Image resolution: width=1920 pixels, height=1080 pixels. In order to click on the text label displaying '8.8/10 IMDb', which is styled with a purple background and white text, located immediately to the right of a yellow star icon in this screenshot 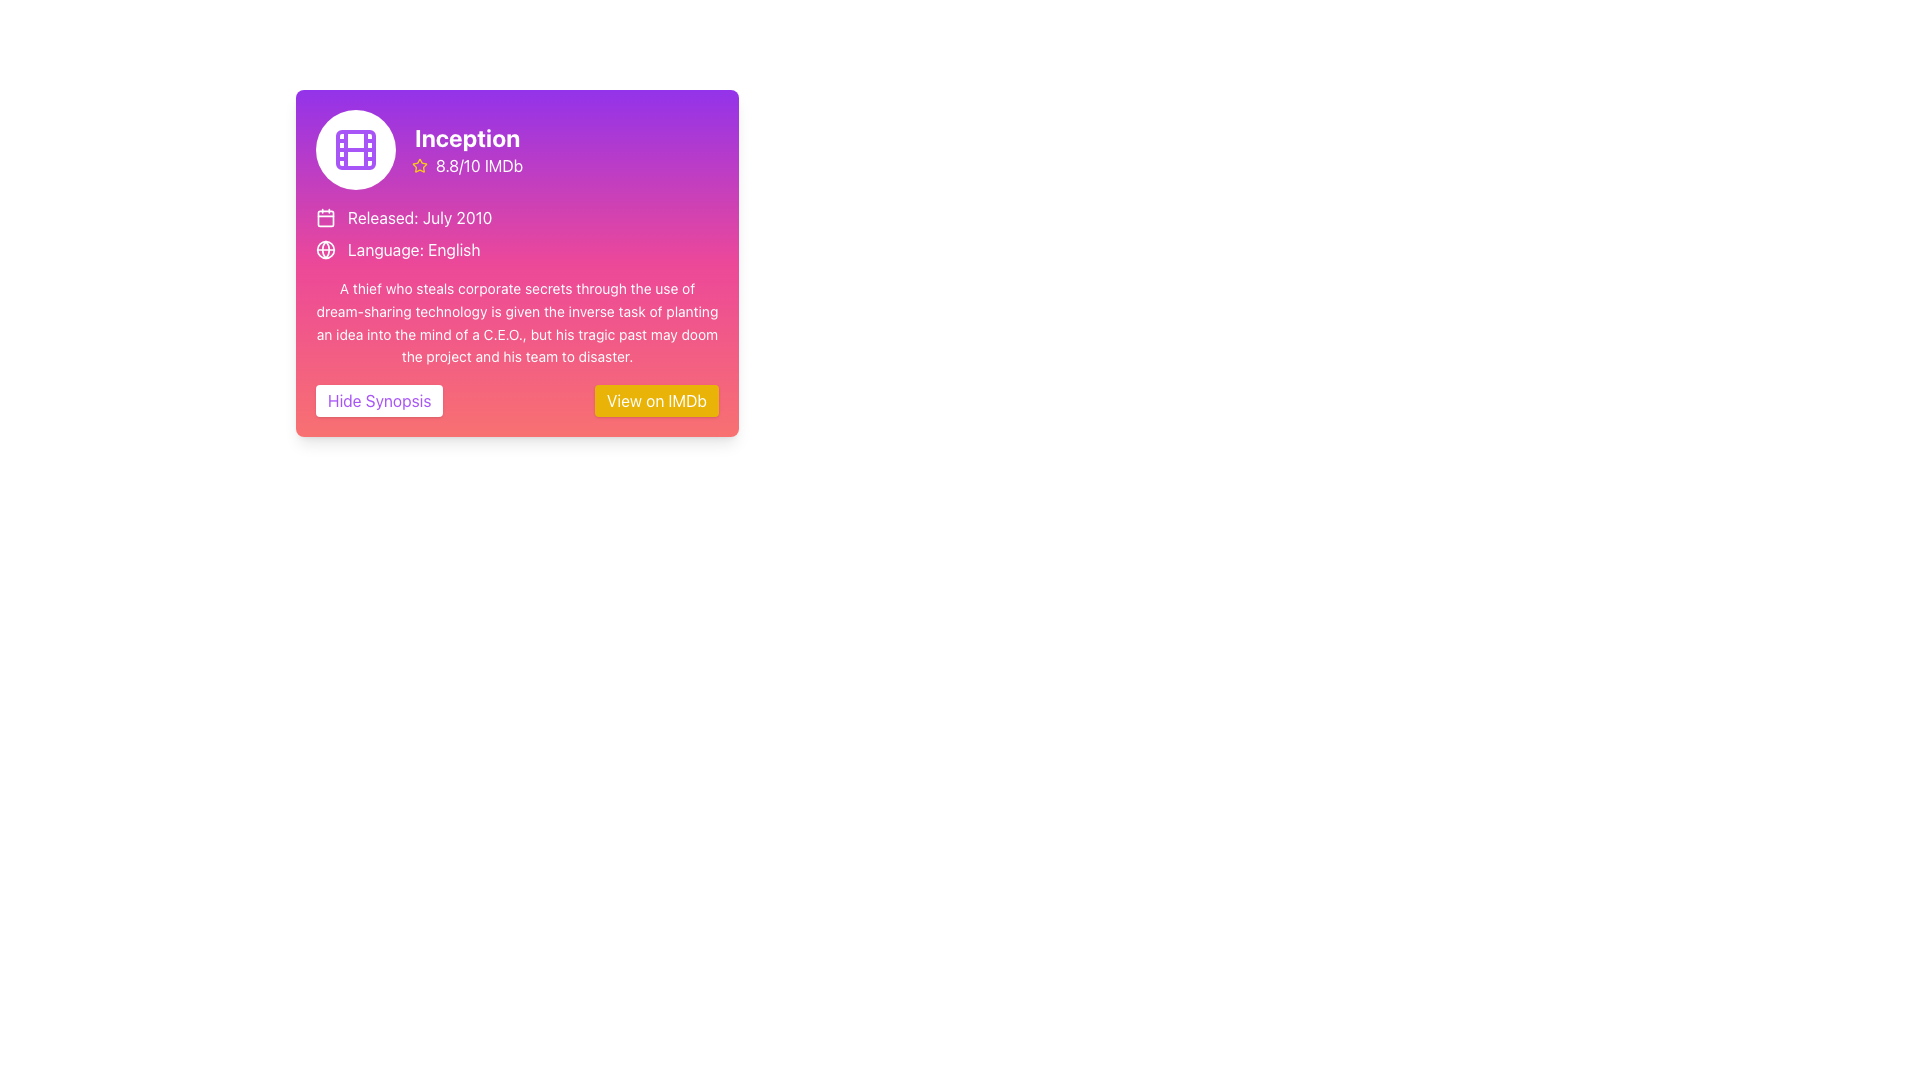, I will do `click(478, 164)`.